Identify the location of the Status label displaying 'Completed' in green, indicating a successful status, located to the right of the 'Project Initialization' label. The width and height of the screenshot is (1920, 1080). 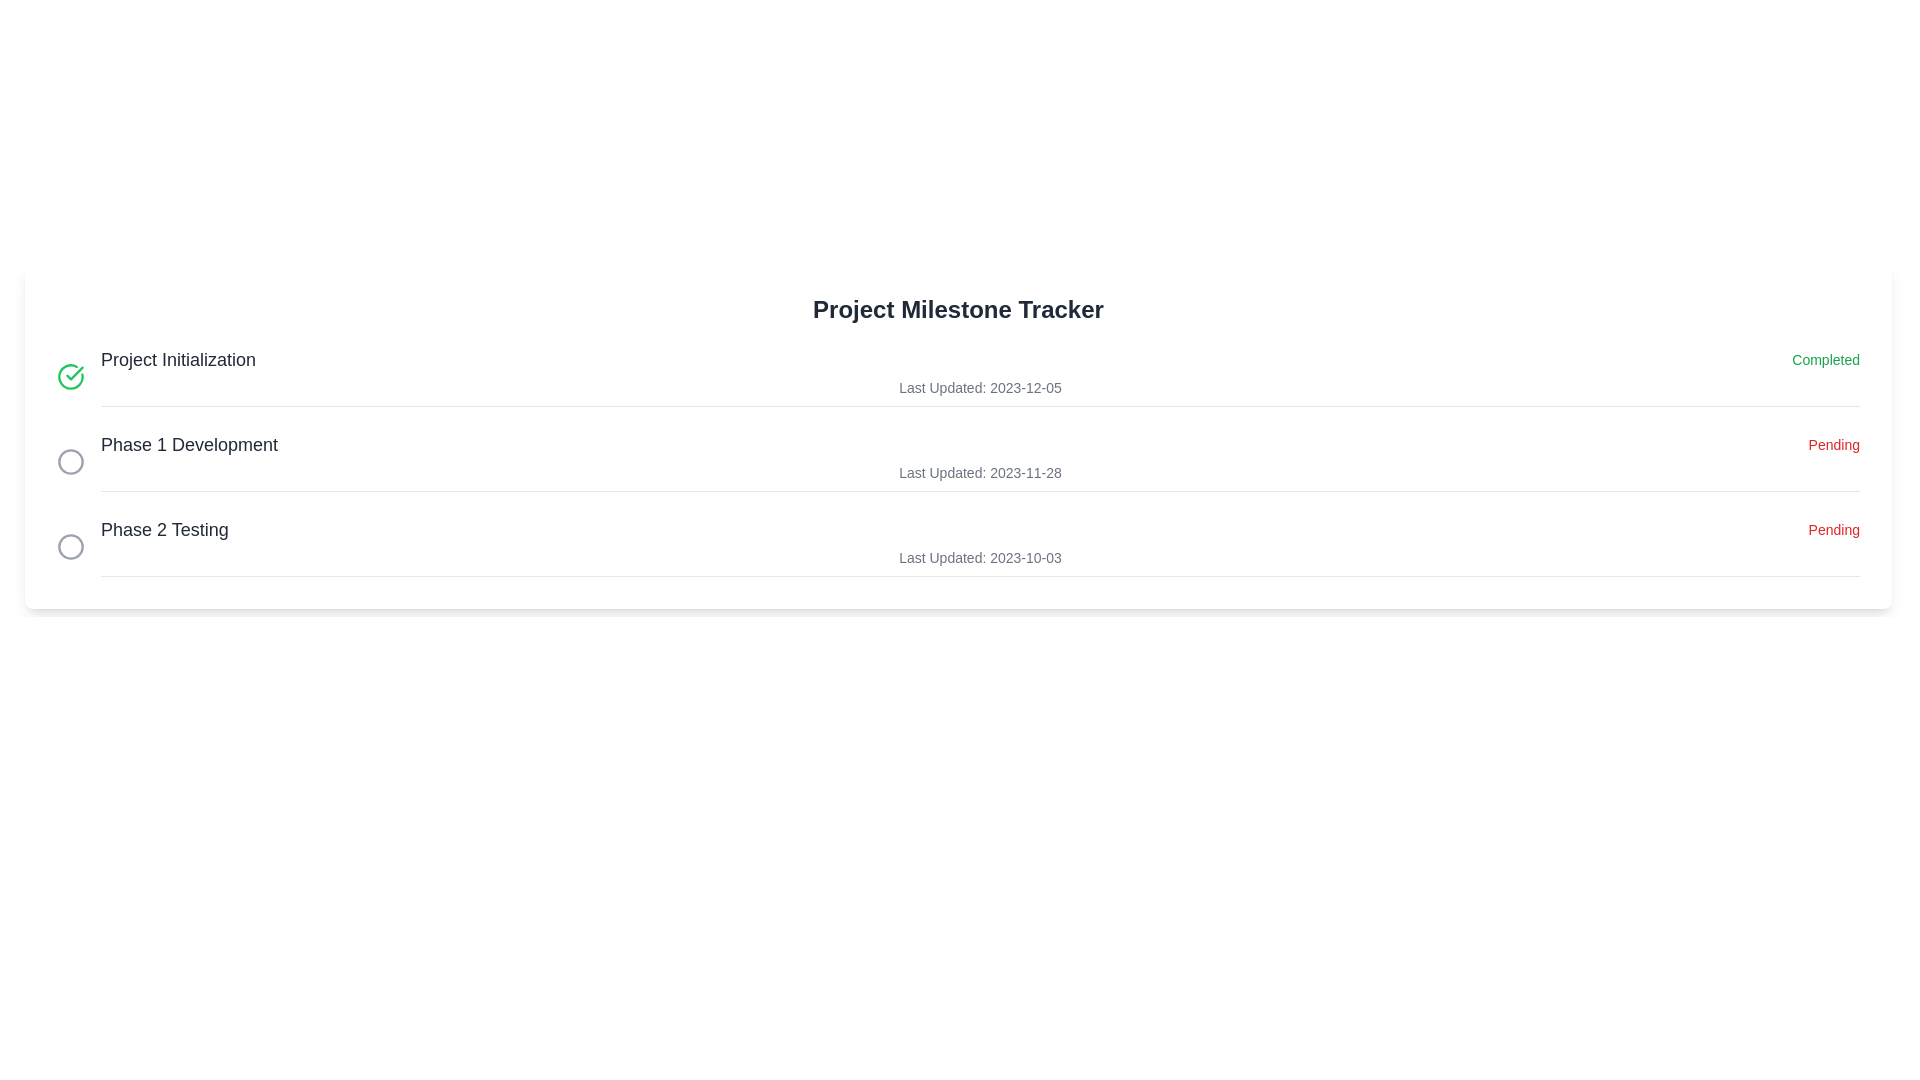
(1826, 358).